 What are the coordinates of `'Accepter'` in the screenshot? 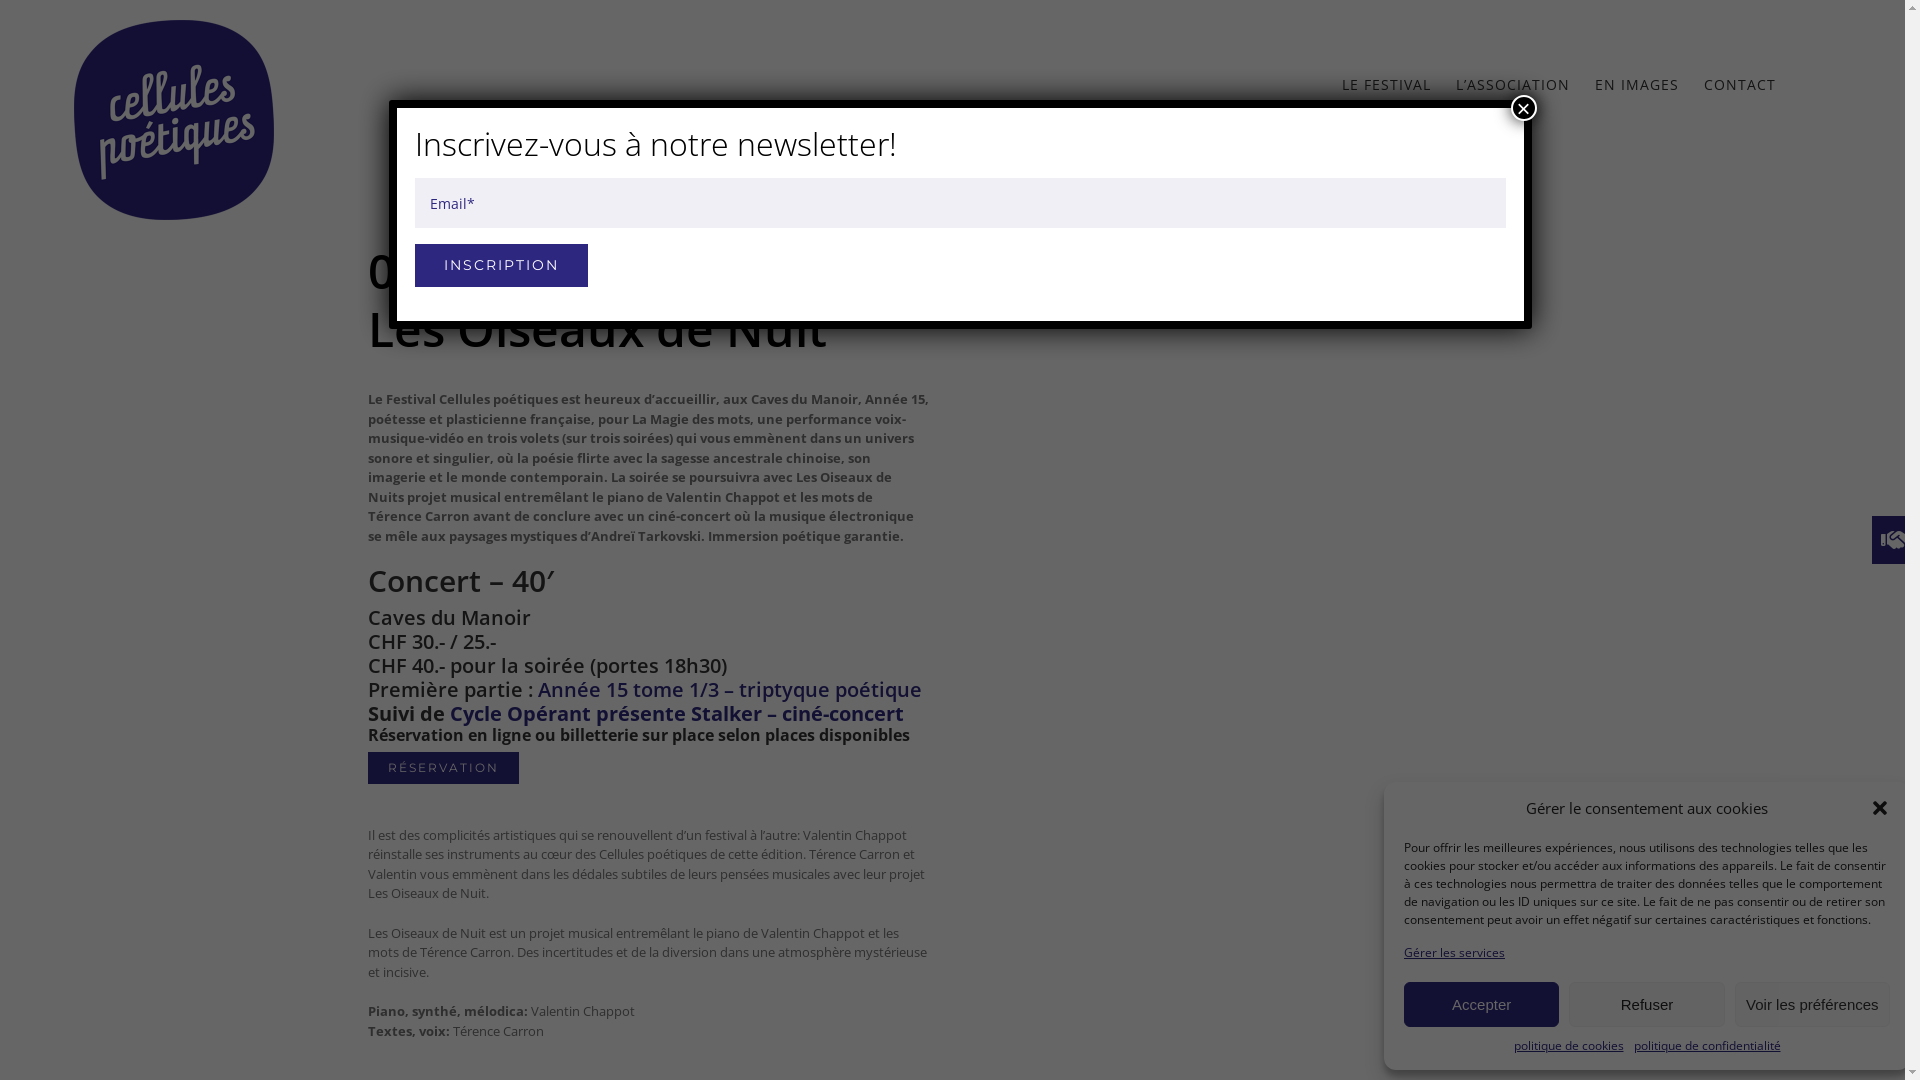 It's located at (1481, 1004).